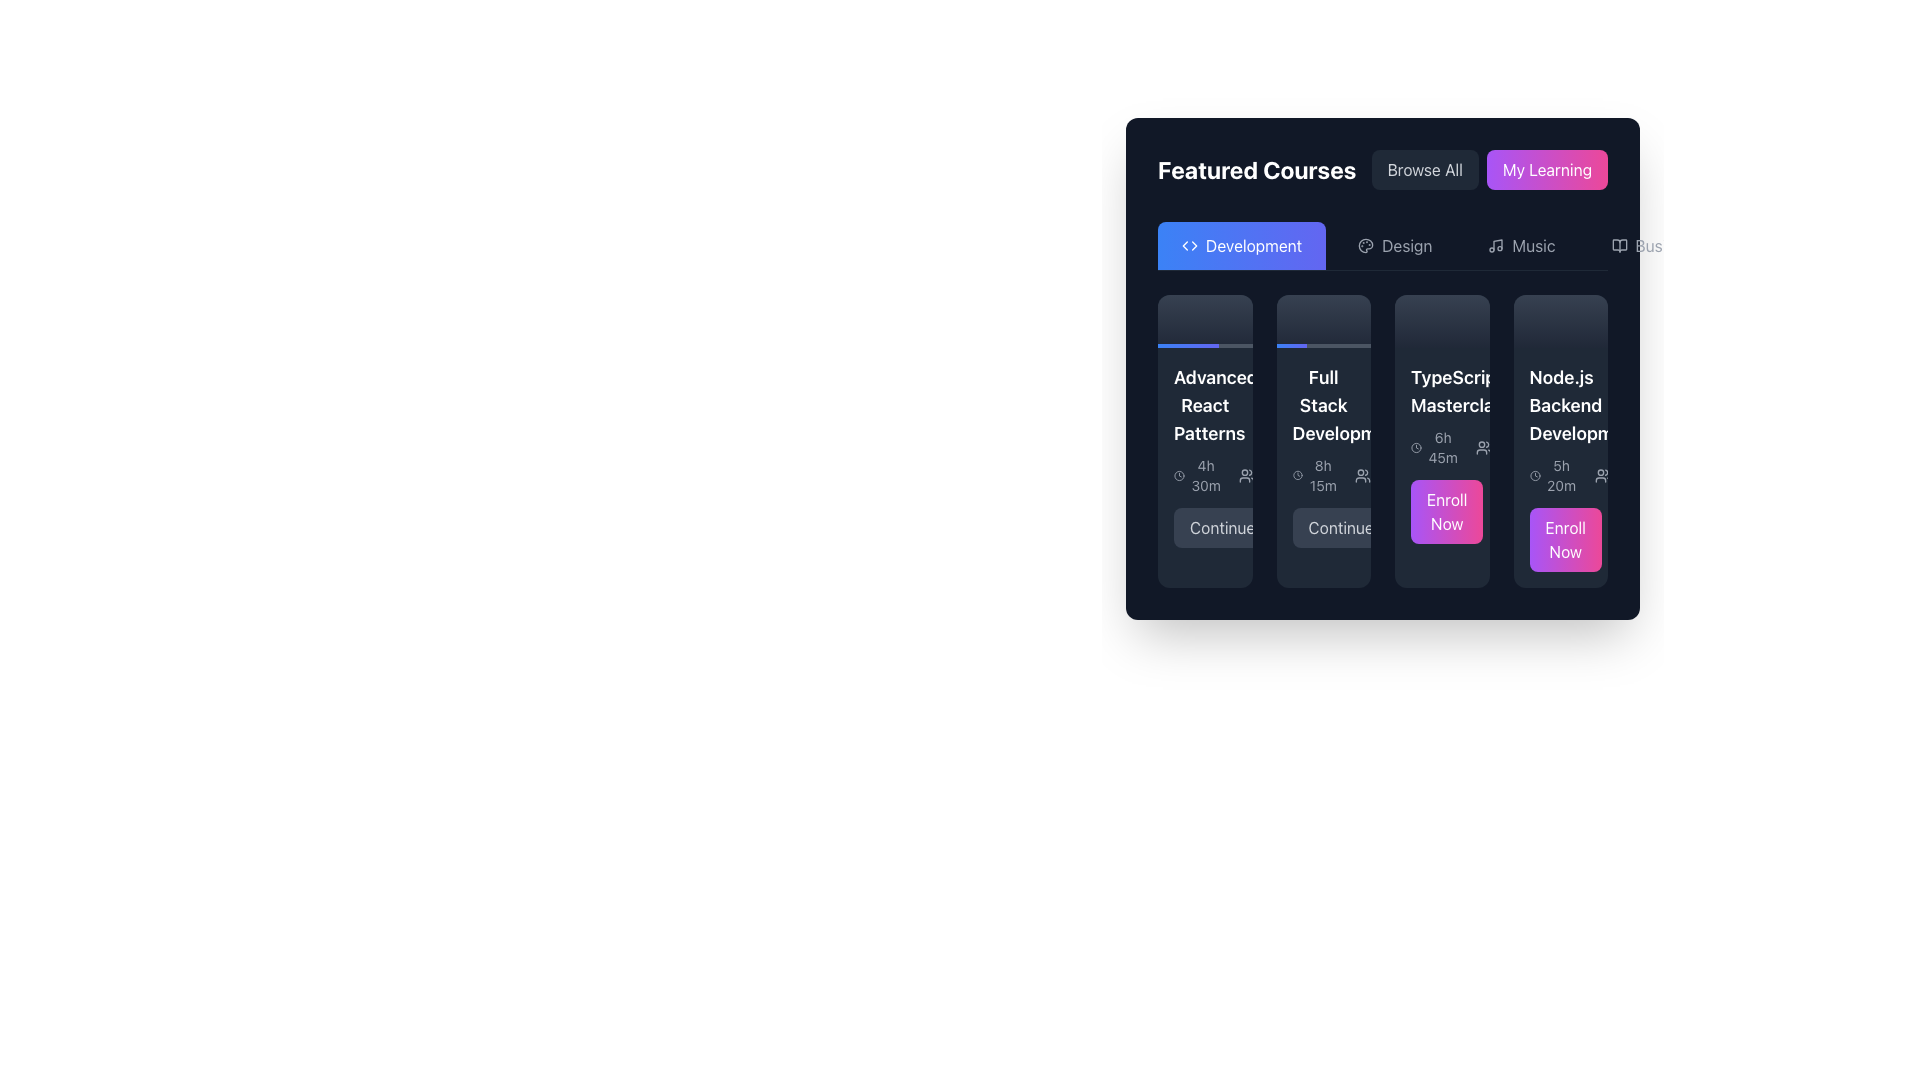 The height and width of the screenshot is (1080, 1920). What do you see at coordinates (1559, 405) in the screenshot?
I see `the course title text label located at the top of the far-right card in the horizontal list of course offerings` at bounding box center [1559, 405].